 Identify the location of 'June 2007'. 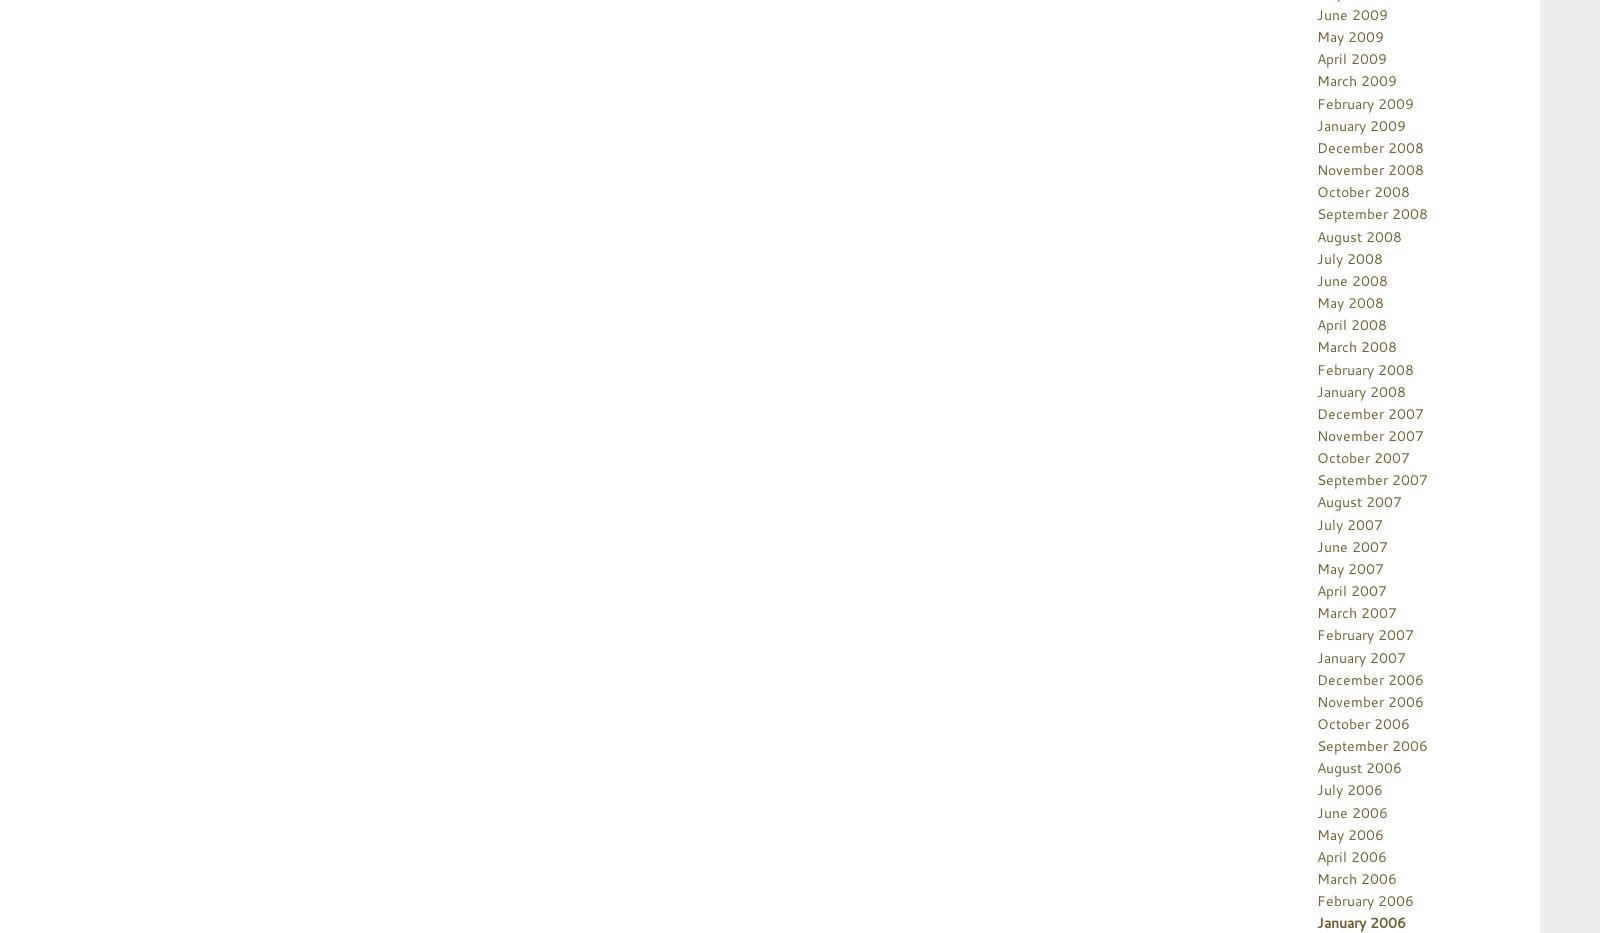
(1315, 544).